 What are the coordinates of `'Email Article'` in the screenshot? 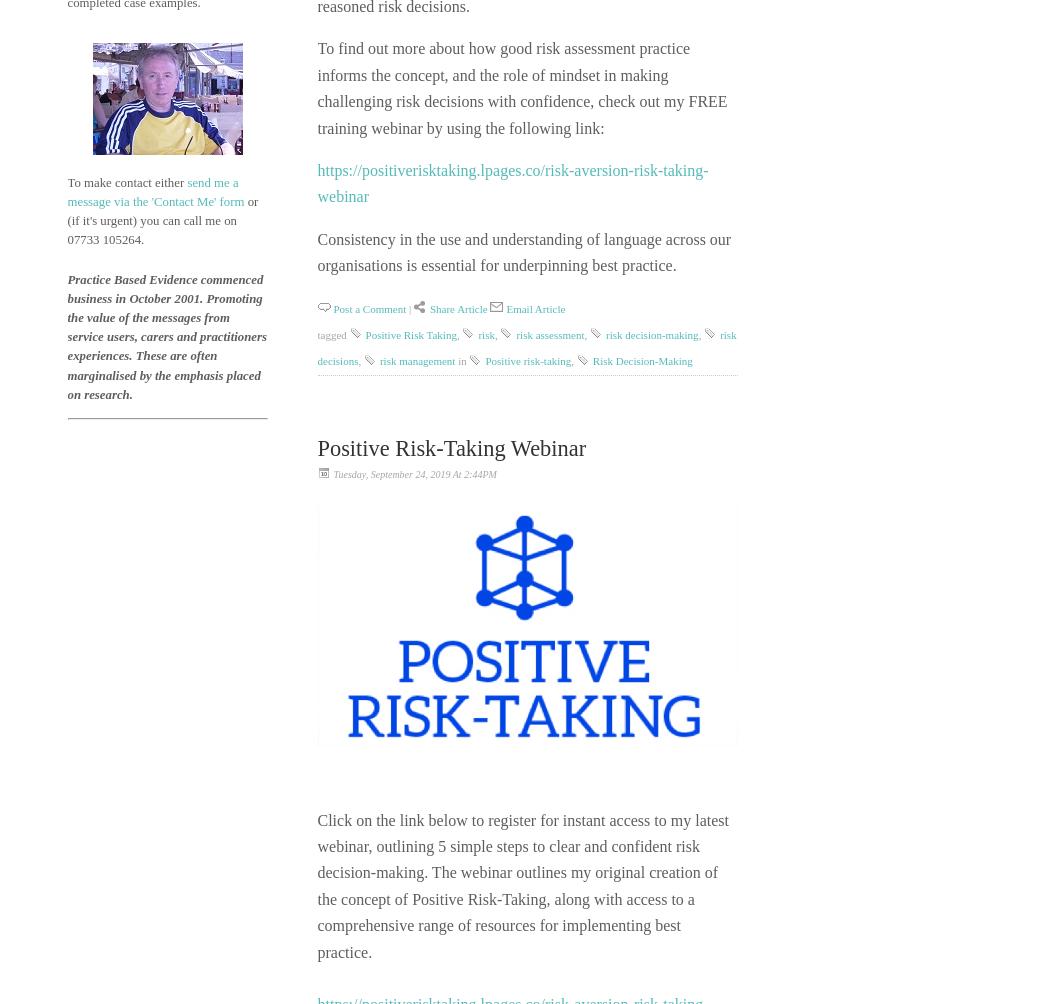 It's located at (534, 308).